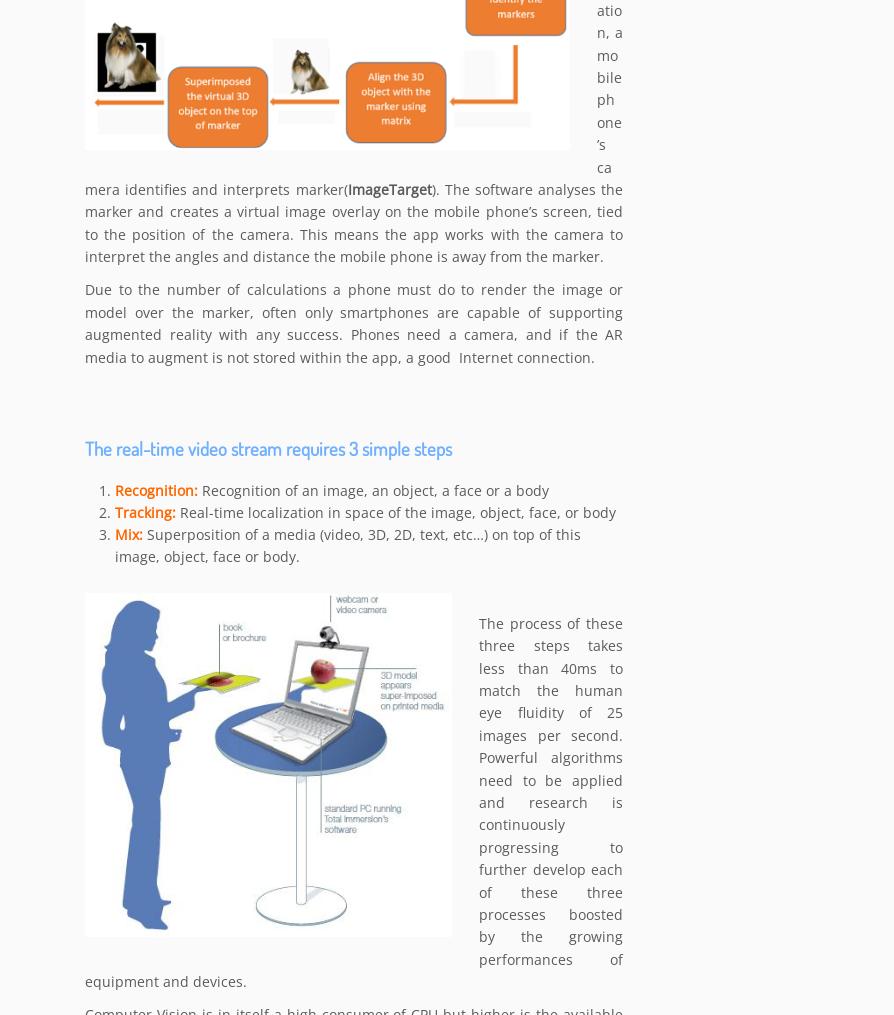 The width and height of the screenshot is (894, 1015). What do you see at coordinates (374, 491) in the screenshot?
I see `'Recognition of an image, an object, a face or a body'` at bounding box center [374, 491].